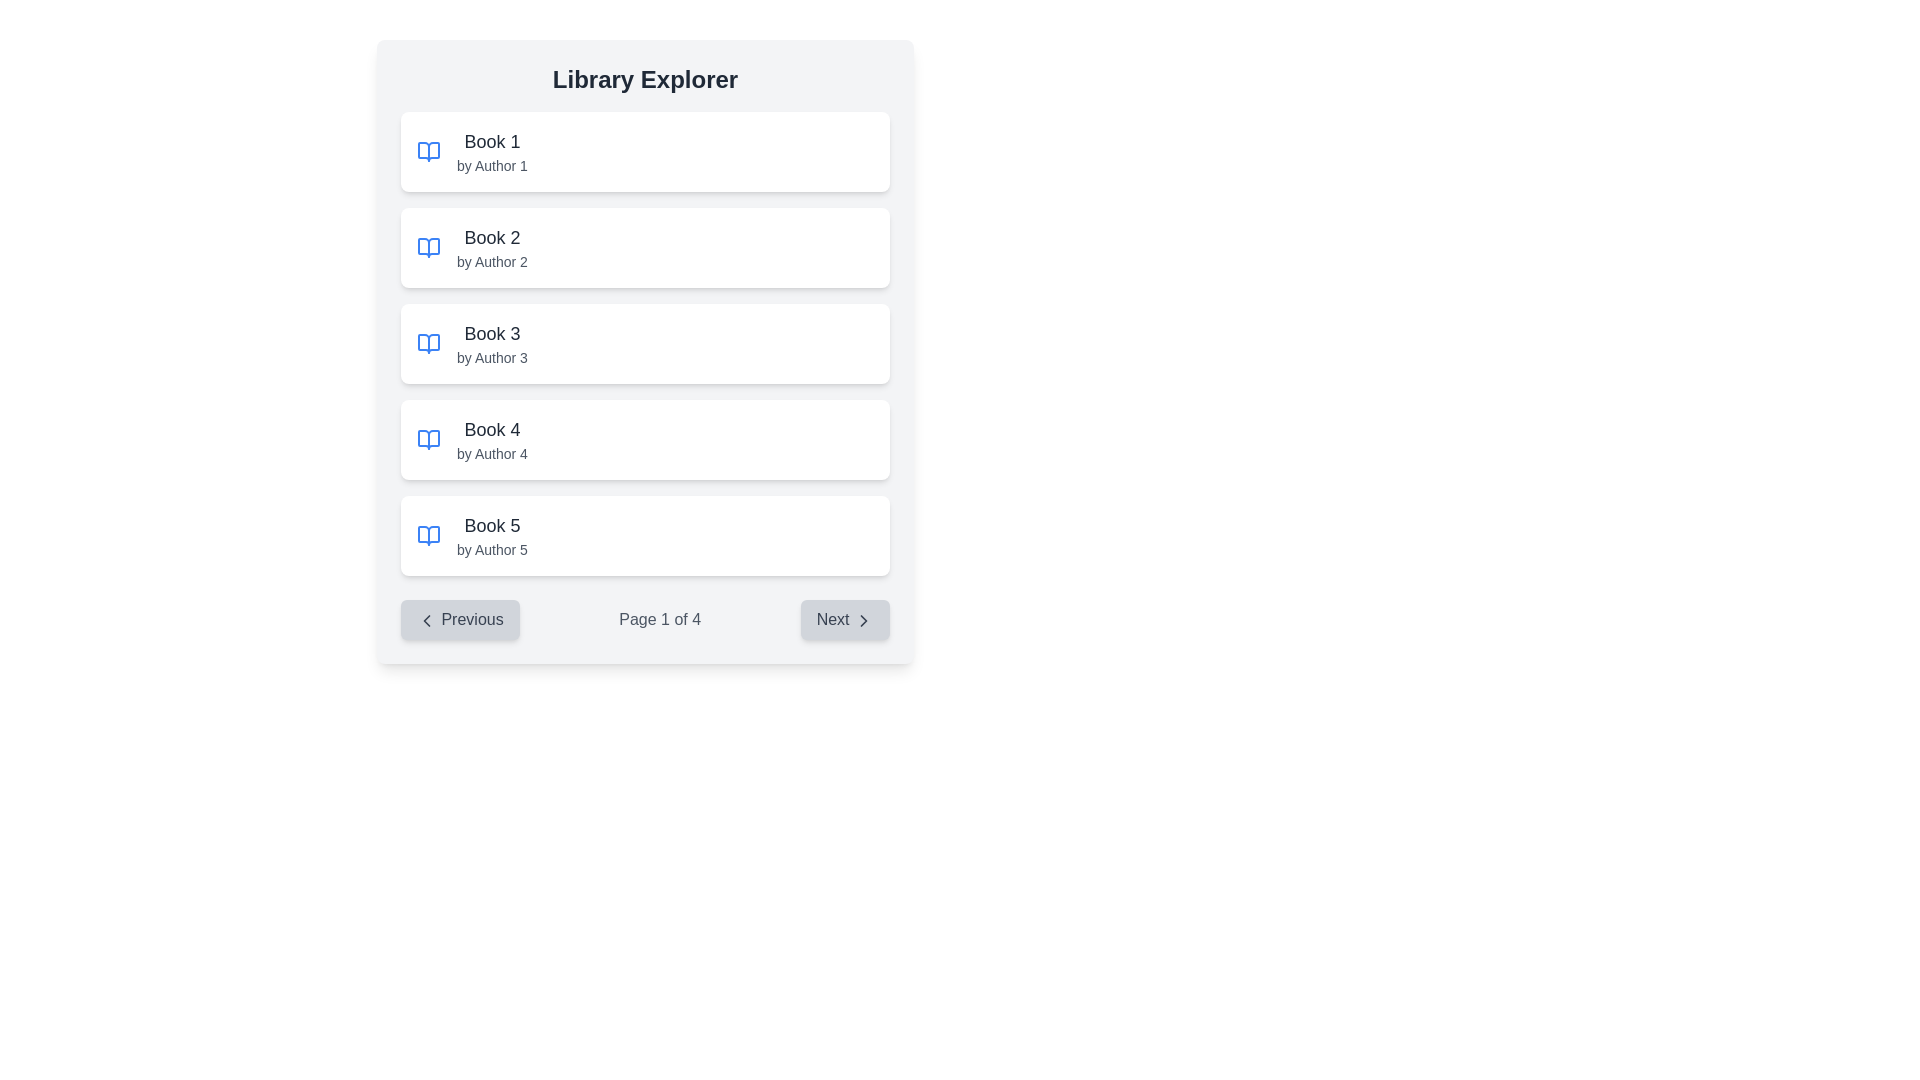 This screenshot has width=1920, height=1080. Describe the element at coordinates (427, 438) in the screenshot. I see `the icon for 'Book 4 by Author 4', the left-most component in its group, to engage with adjacent visible elements` at that location.